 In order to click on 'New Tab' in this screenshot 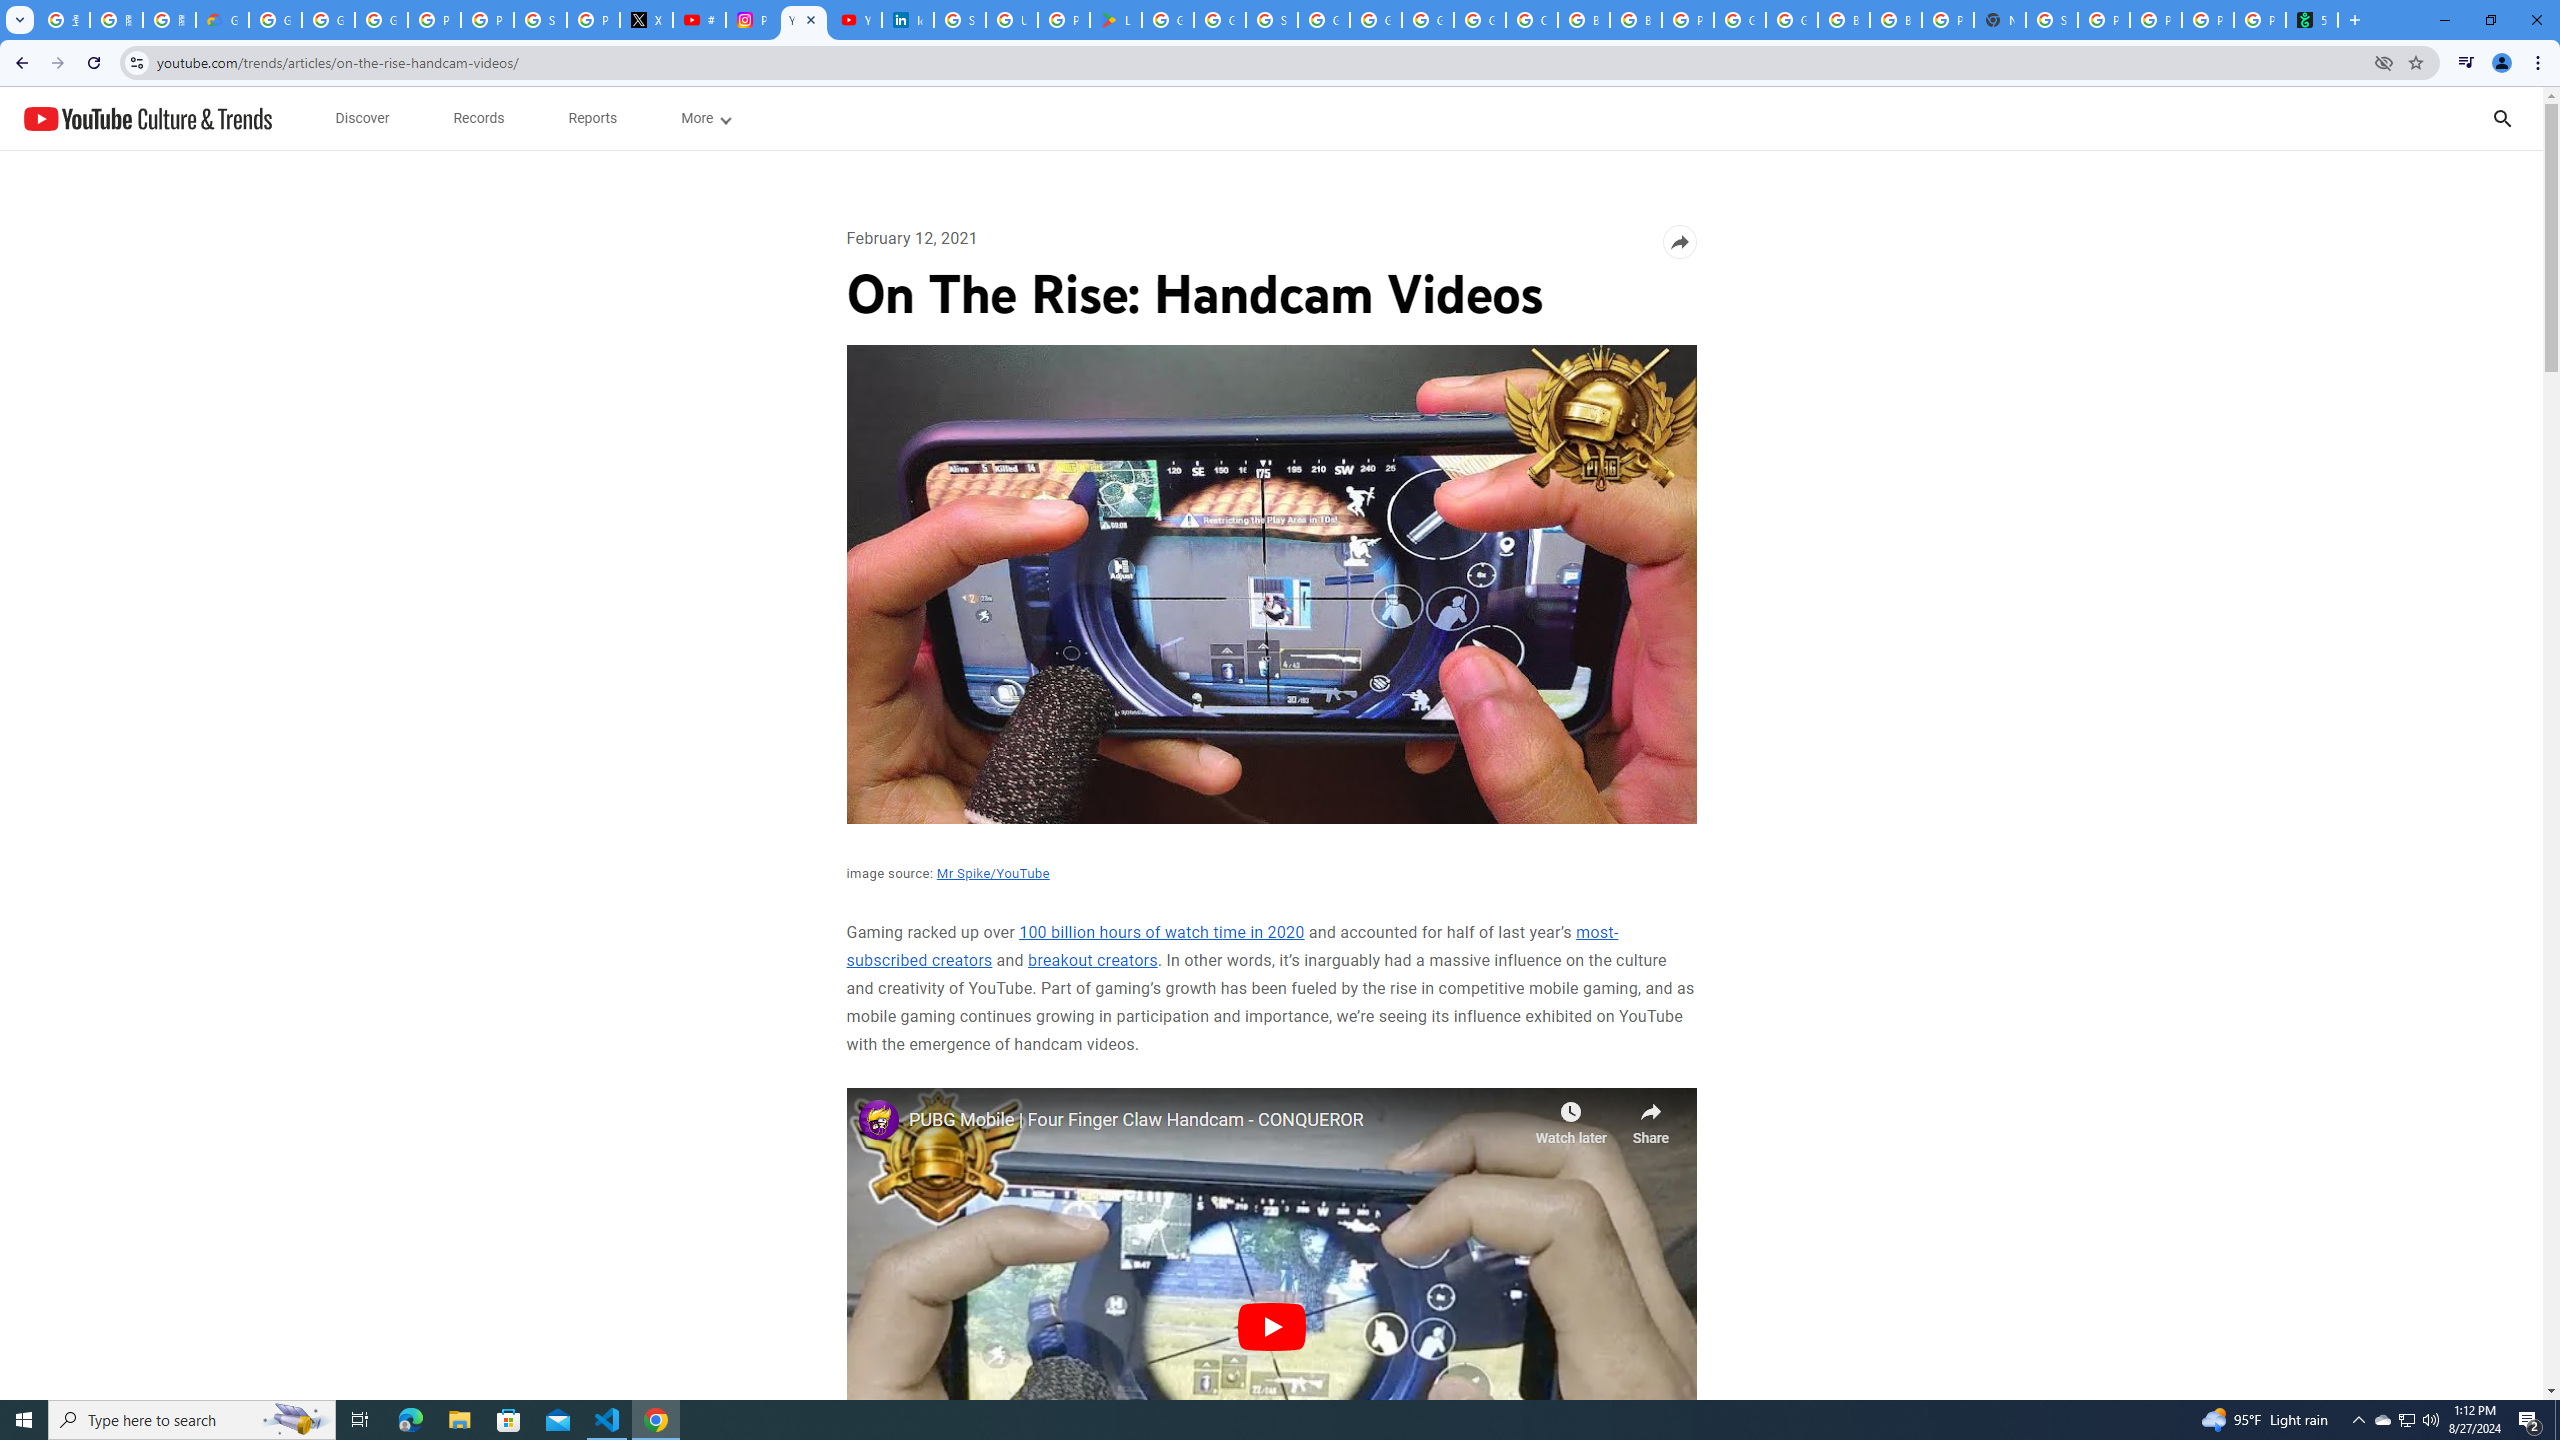, I will do `click(2000, 19)`.